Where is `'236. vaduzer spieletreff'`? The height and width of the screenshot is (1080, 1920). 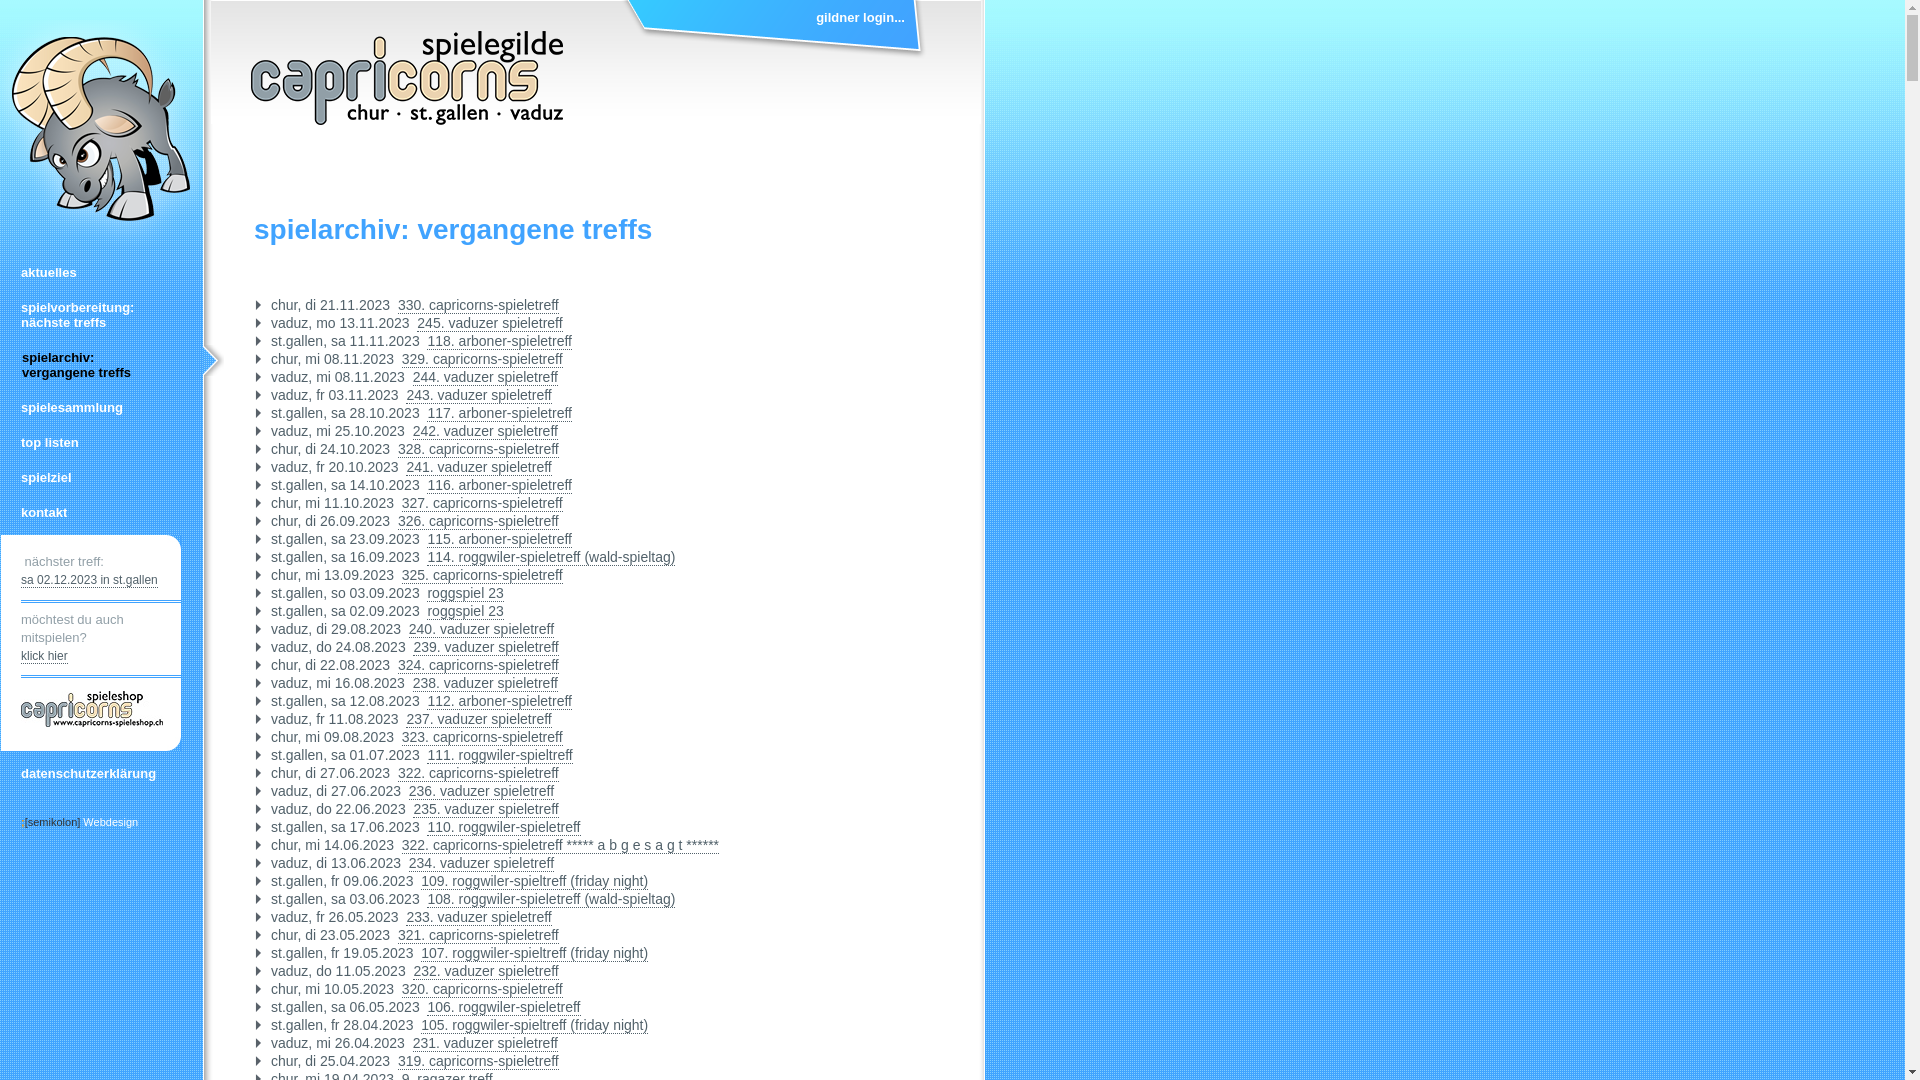 '236. vaduzer spieletreff' is located at coordinates (407, 790).